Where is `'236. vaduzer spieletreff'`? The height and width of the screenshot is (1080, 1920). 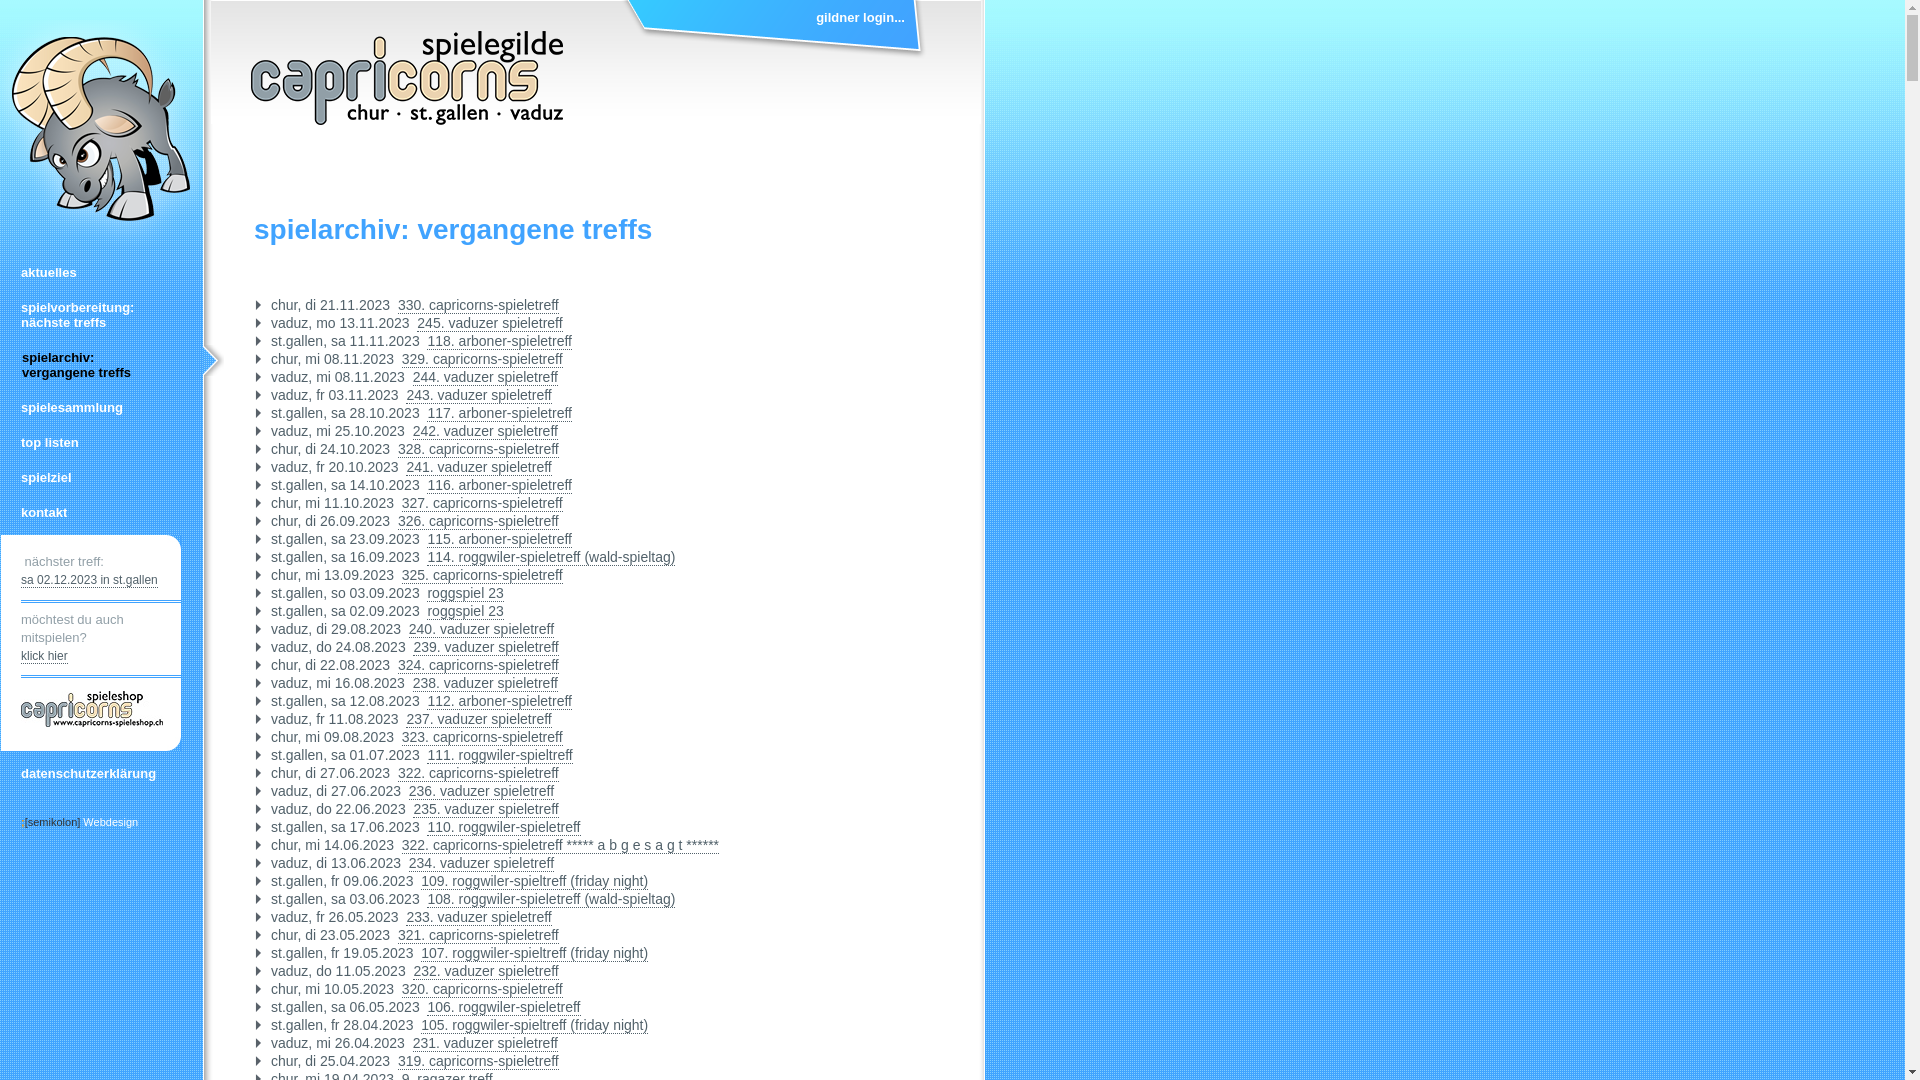 '236. vaduzer spieletreff' is located at coordinates (407, 790).